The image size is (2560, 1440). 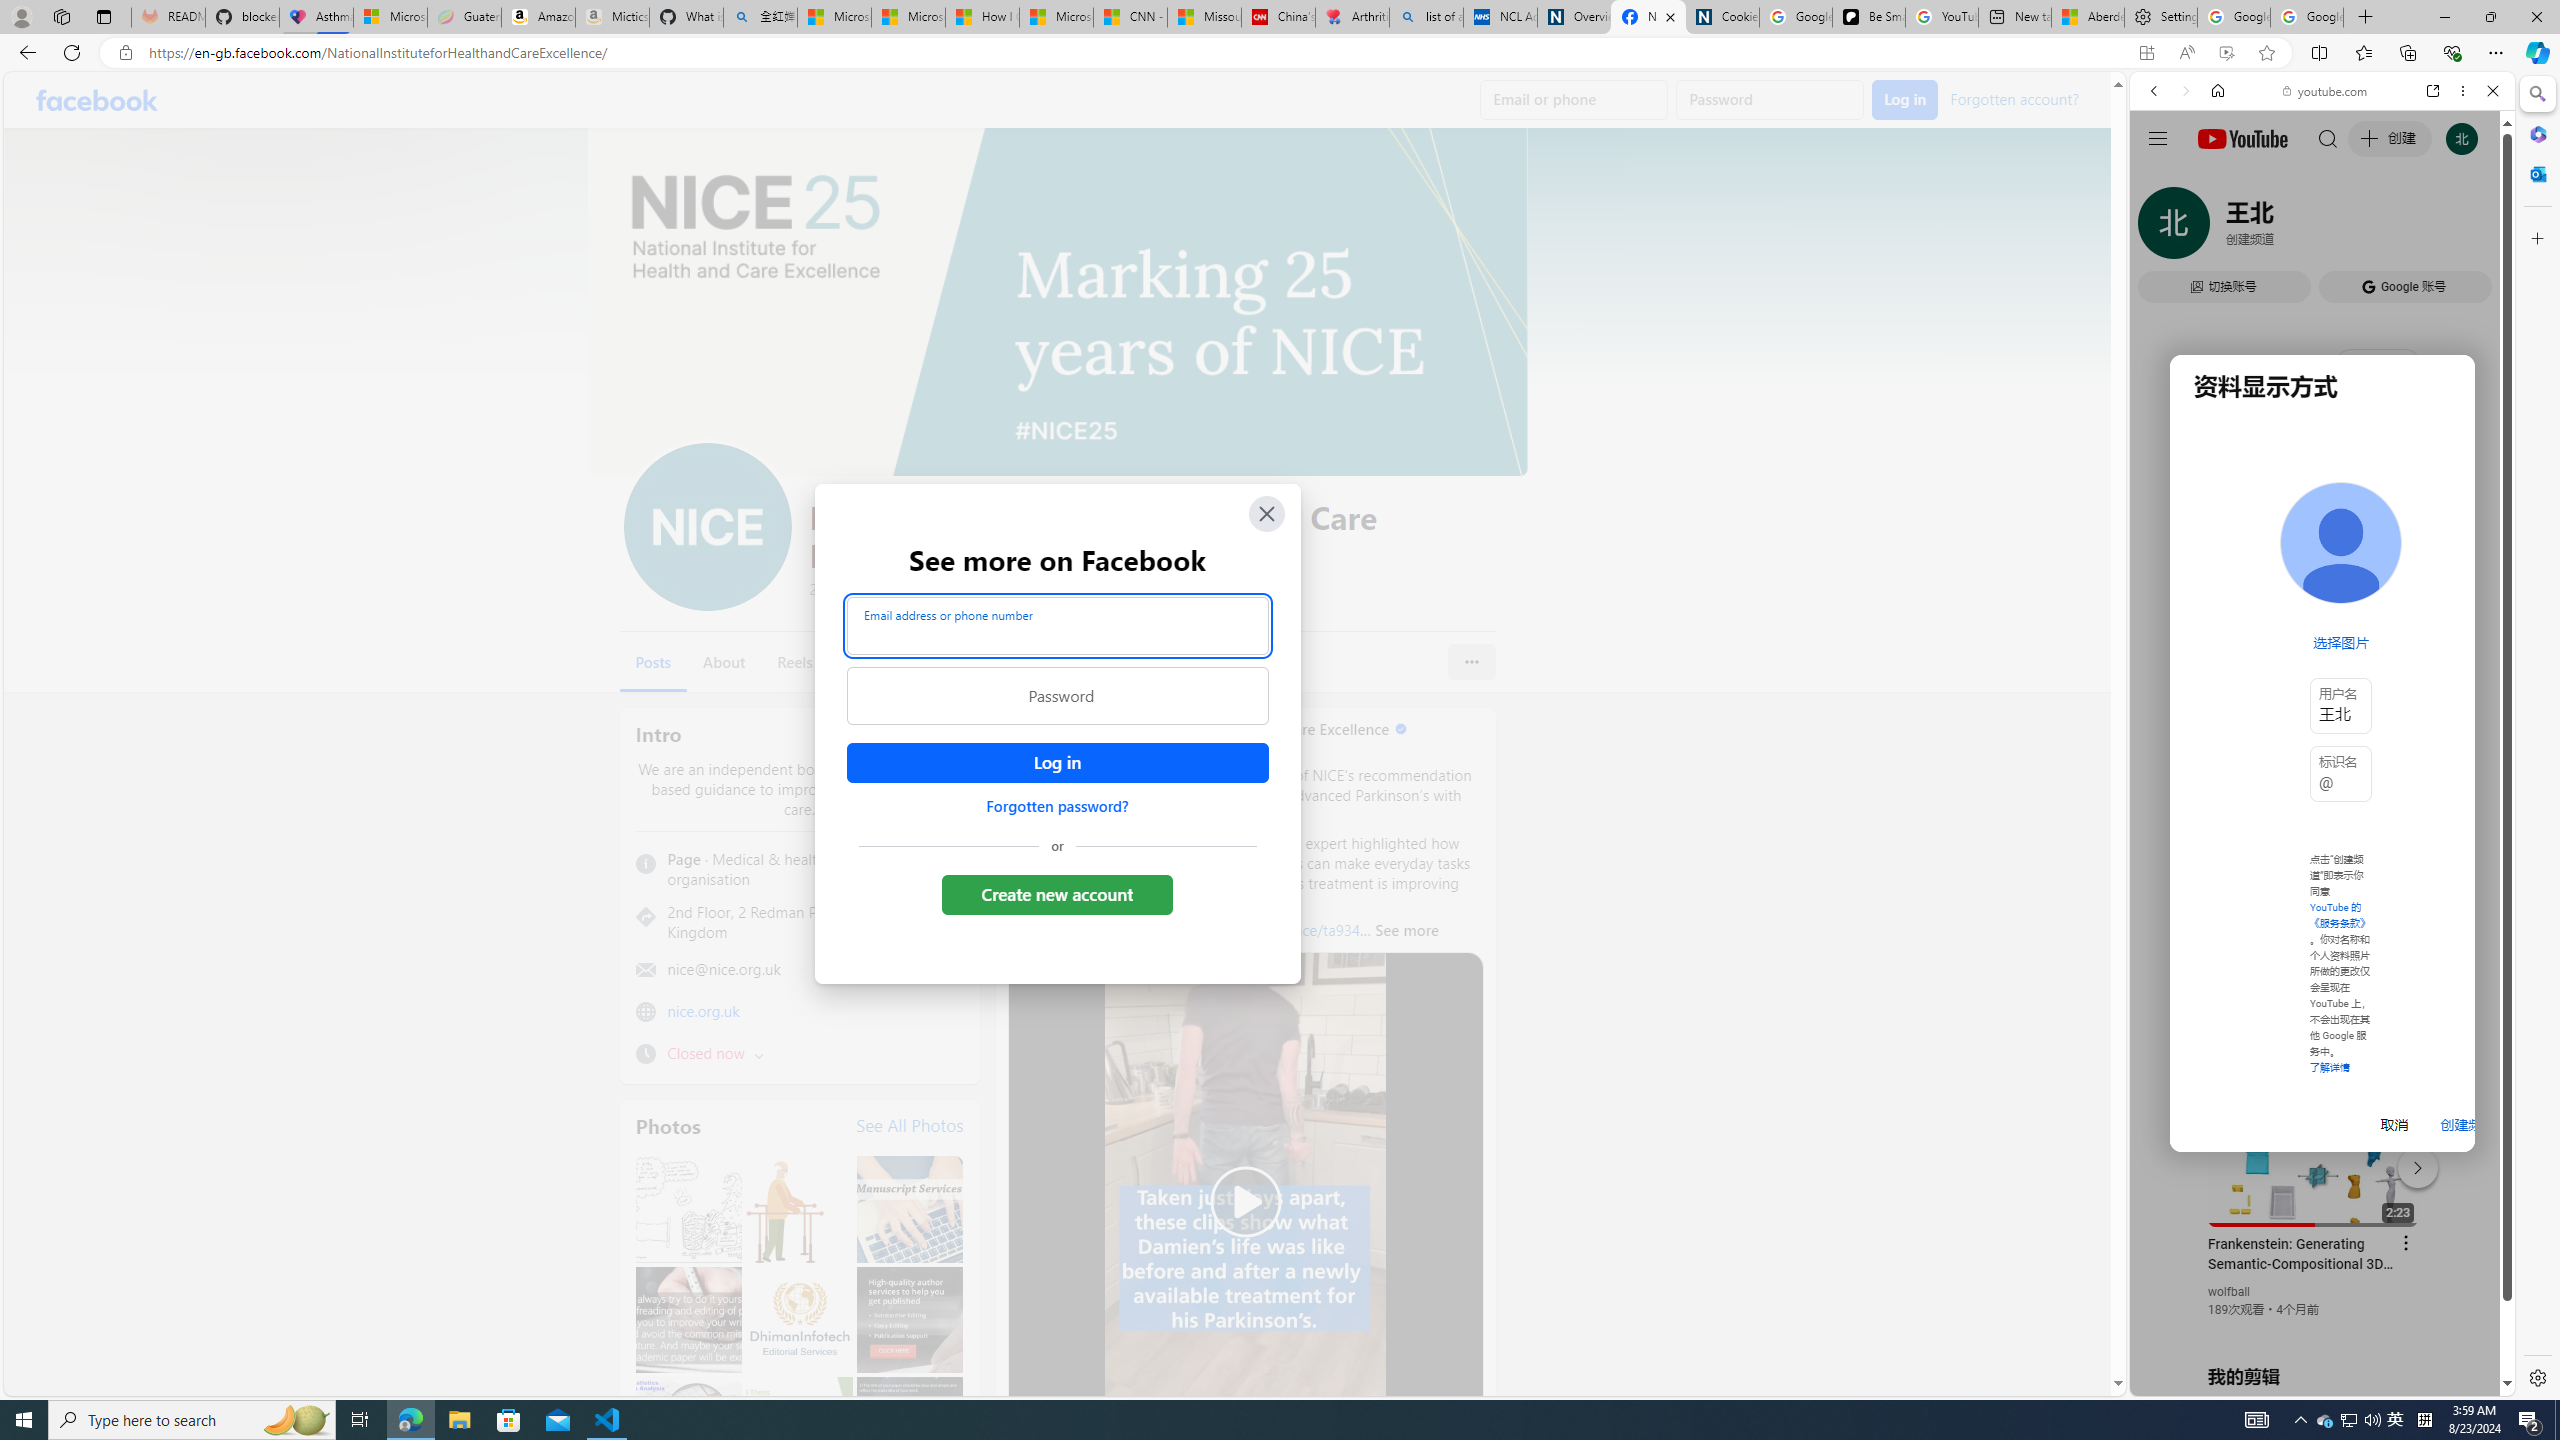 I want to click on 'Email address or phone number', so click(x=1056, y=624).